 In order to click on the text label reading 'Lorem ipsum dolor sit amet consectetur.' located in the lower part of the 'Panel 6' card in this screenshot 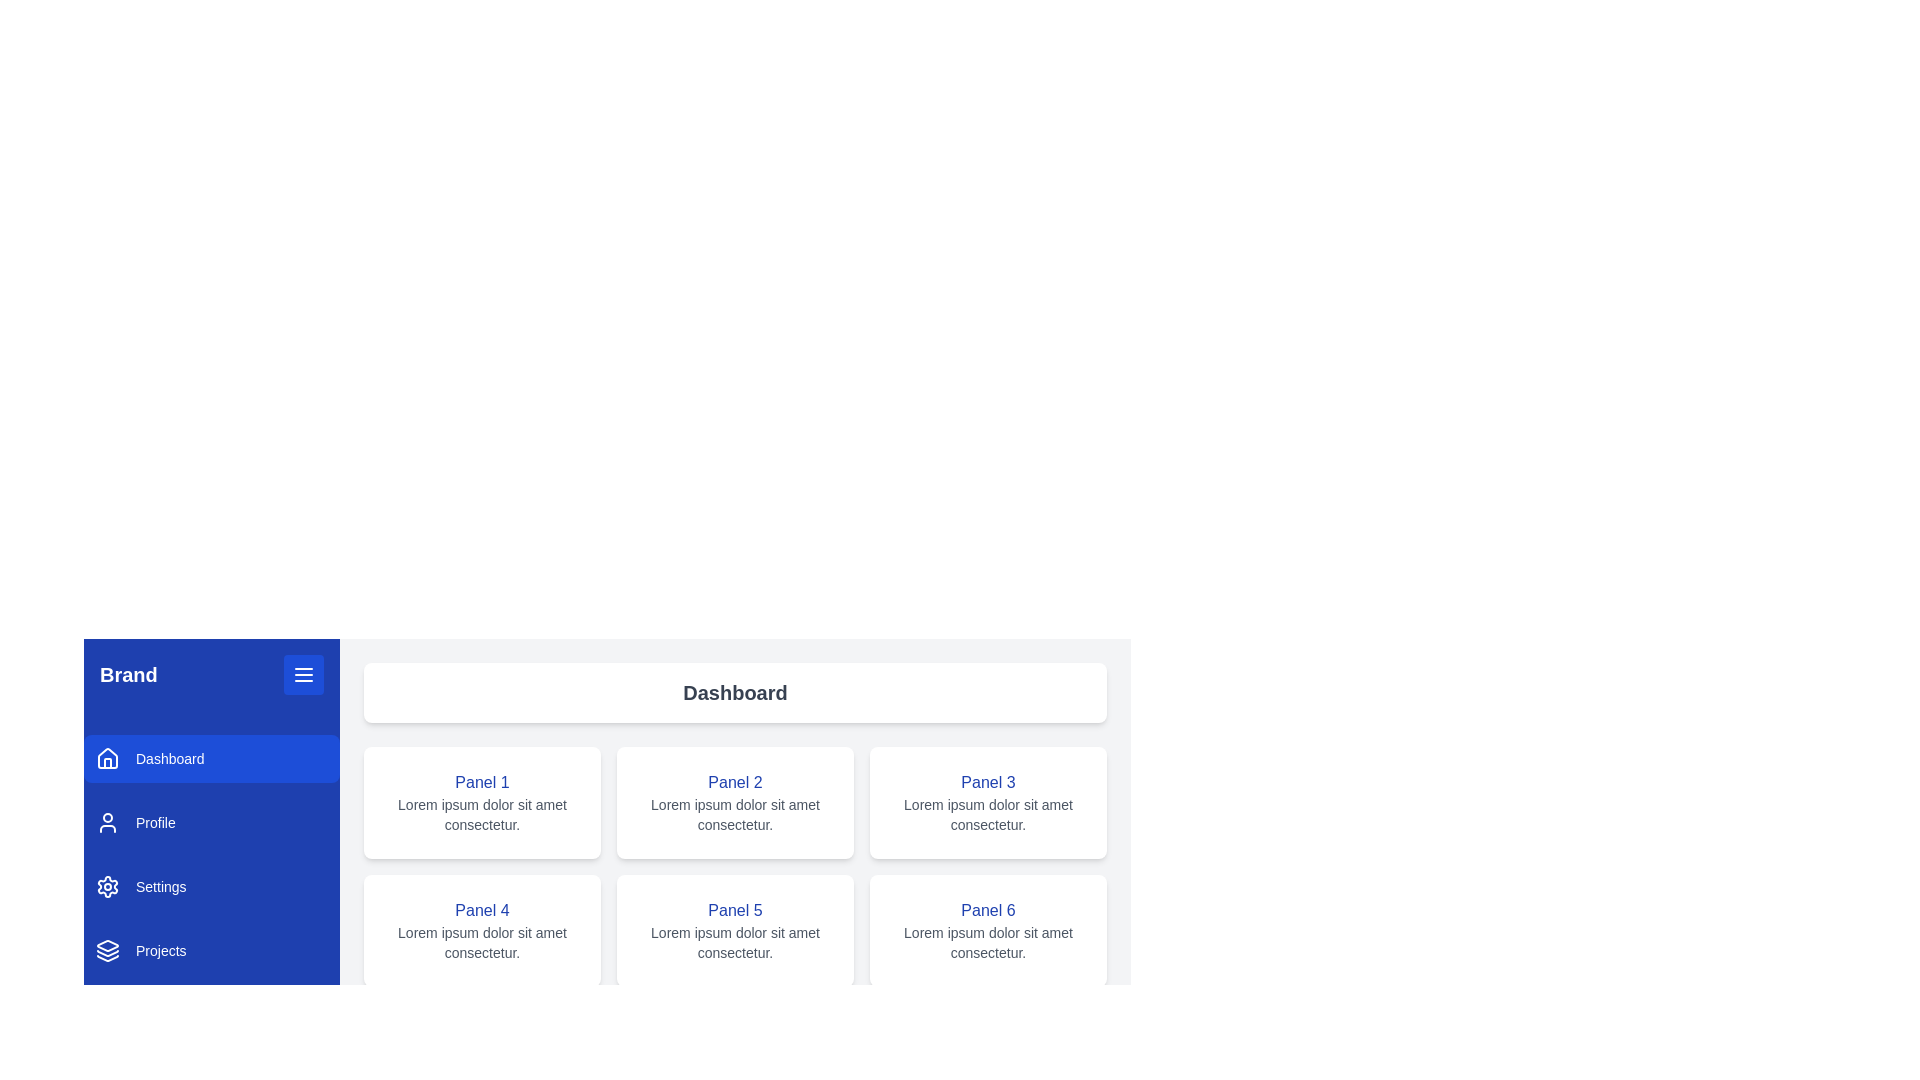, I will do `click(988, 942)`.